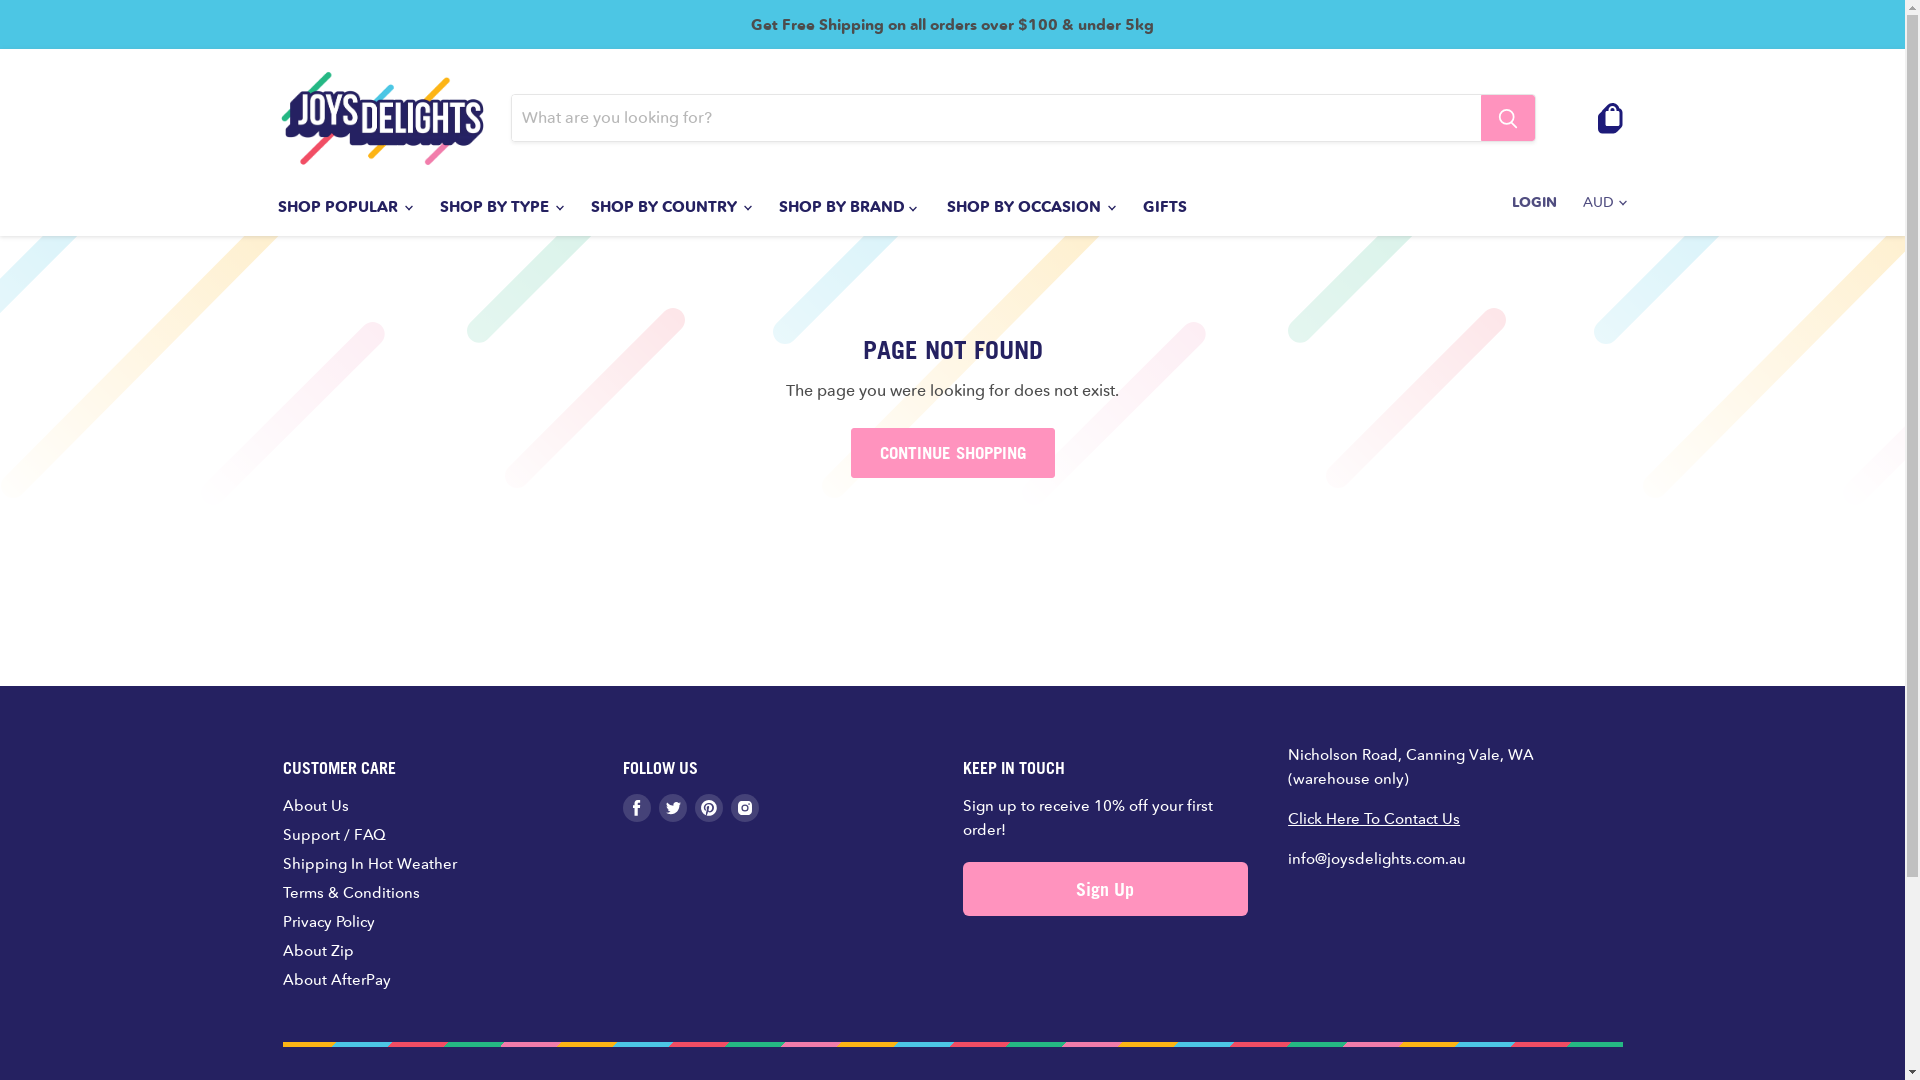 The width and height of the screenshot is (1920, 1080). Describe the element at coordinates (350, 891) in the screenshot. I see `'Terms & Conditions'` at that location.